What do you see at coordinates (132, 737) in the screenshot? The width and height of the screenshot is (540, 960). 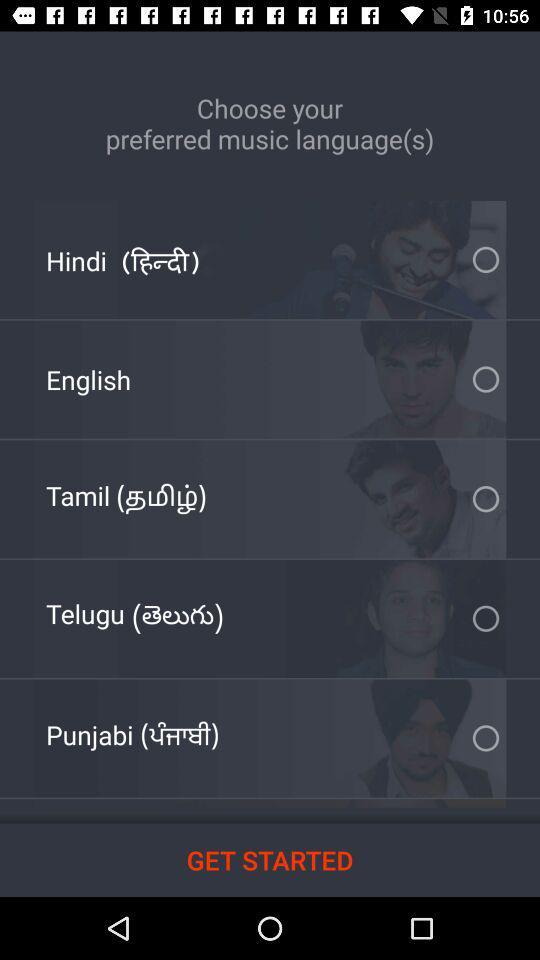 I see `the item at the bottom left corner` at bounding box center [132, 737].